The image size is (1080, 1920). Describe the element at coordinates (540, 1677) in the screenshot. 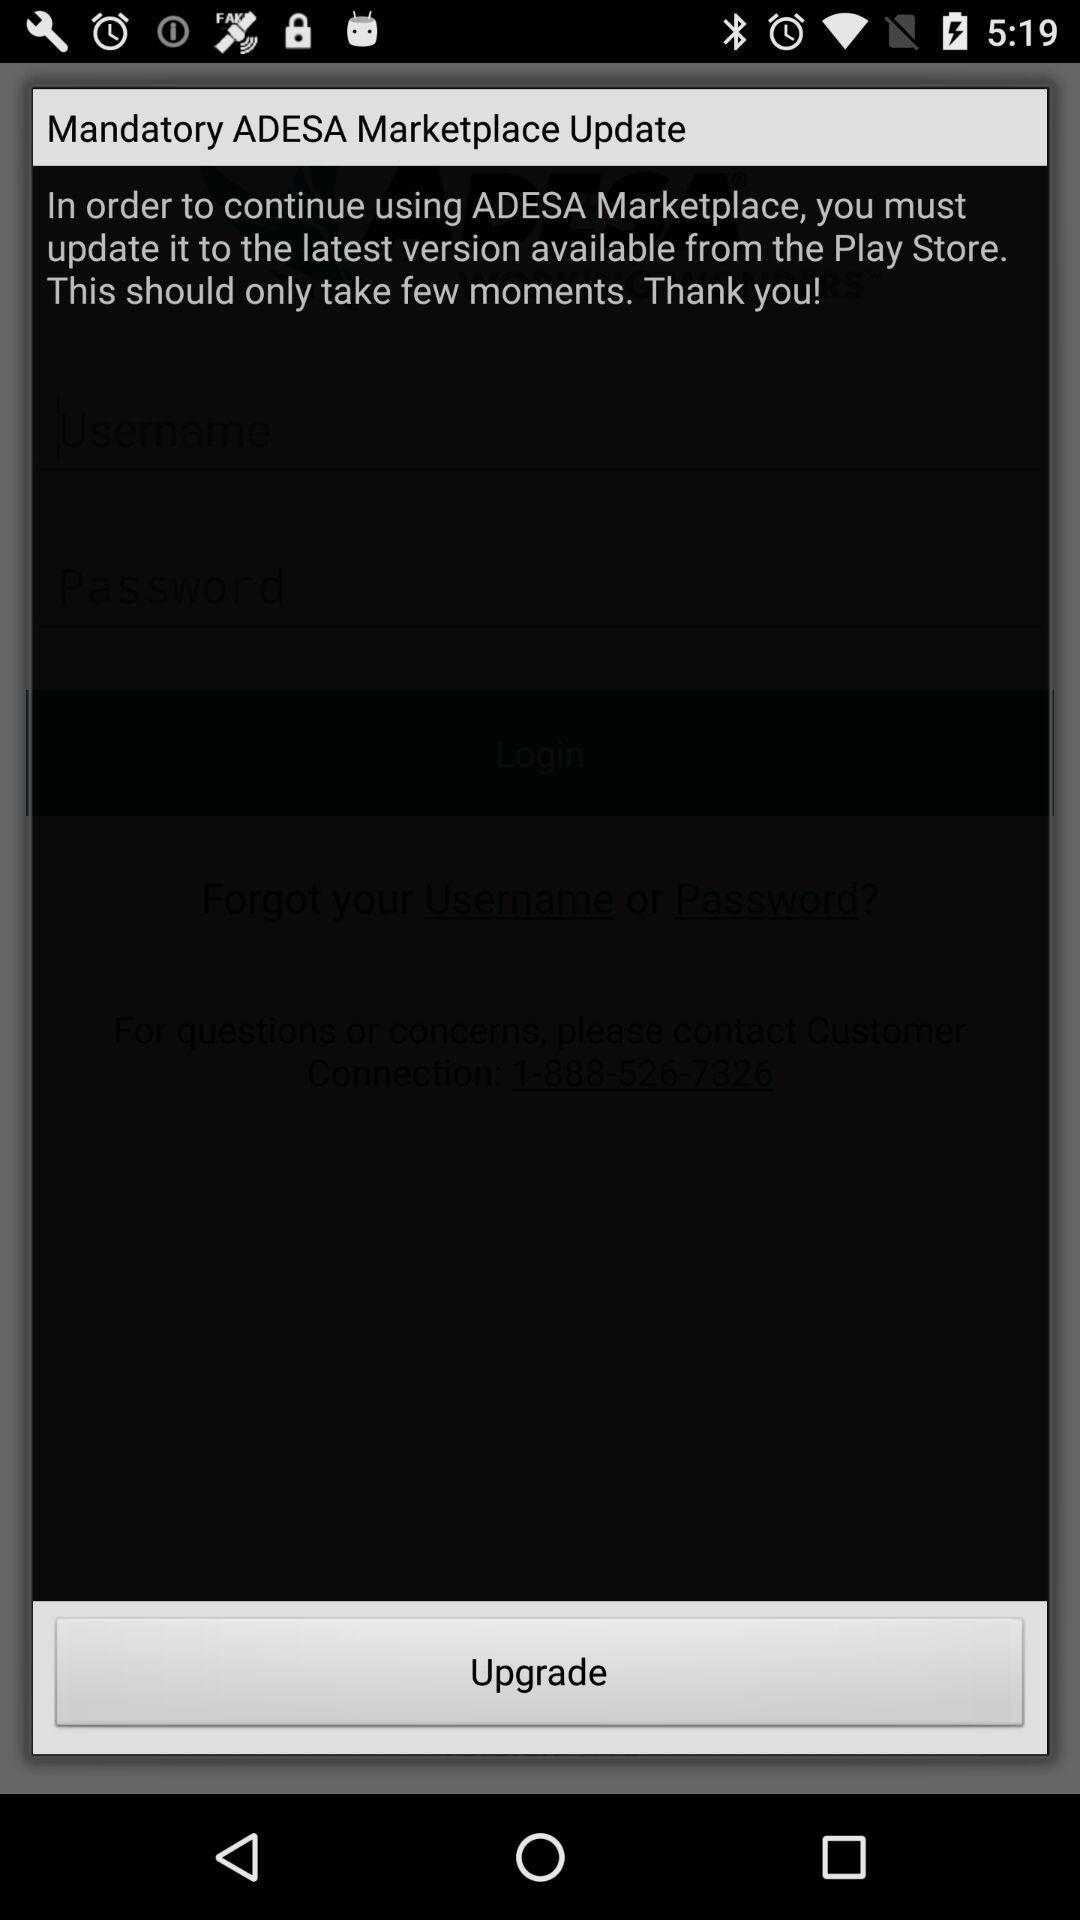

I see `the app below the in order to` at that location.